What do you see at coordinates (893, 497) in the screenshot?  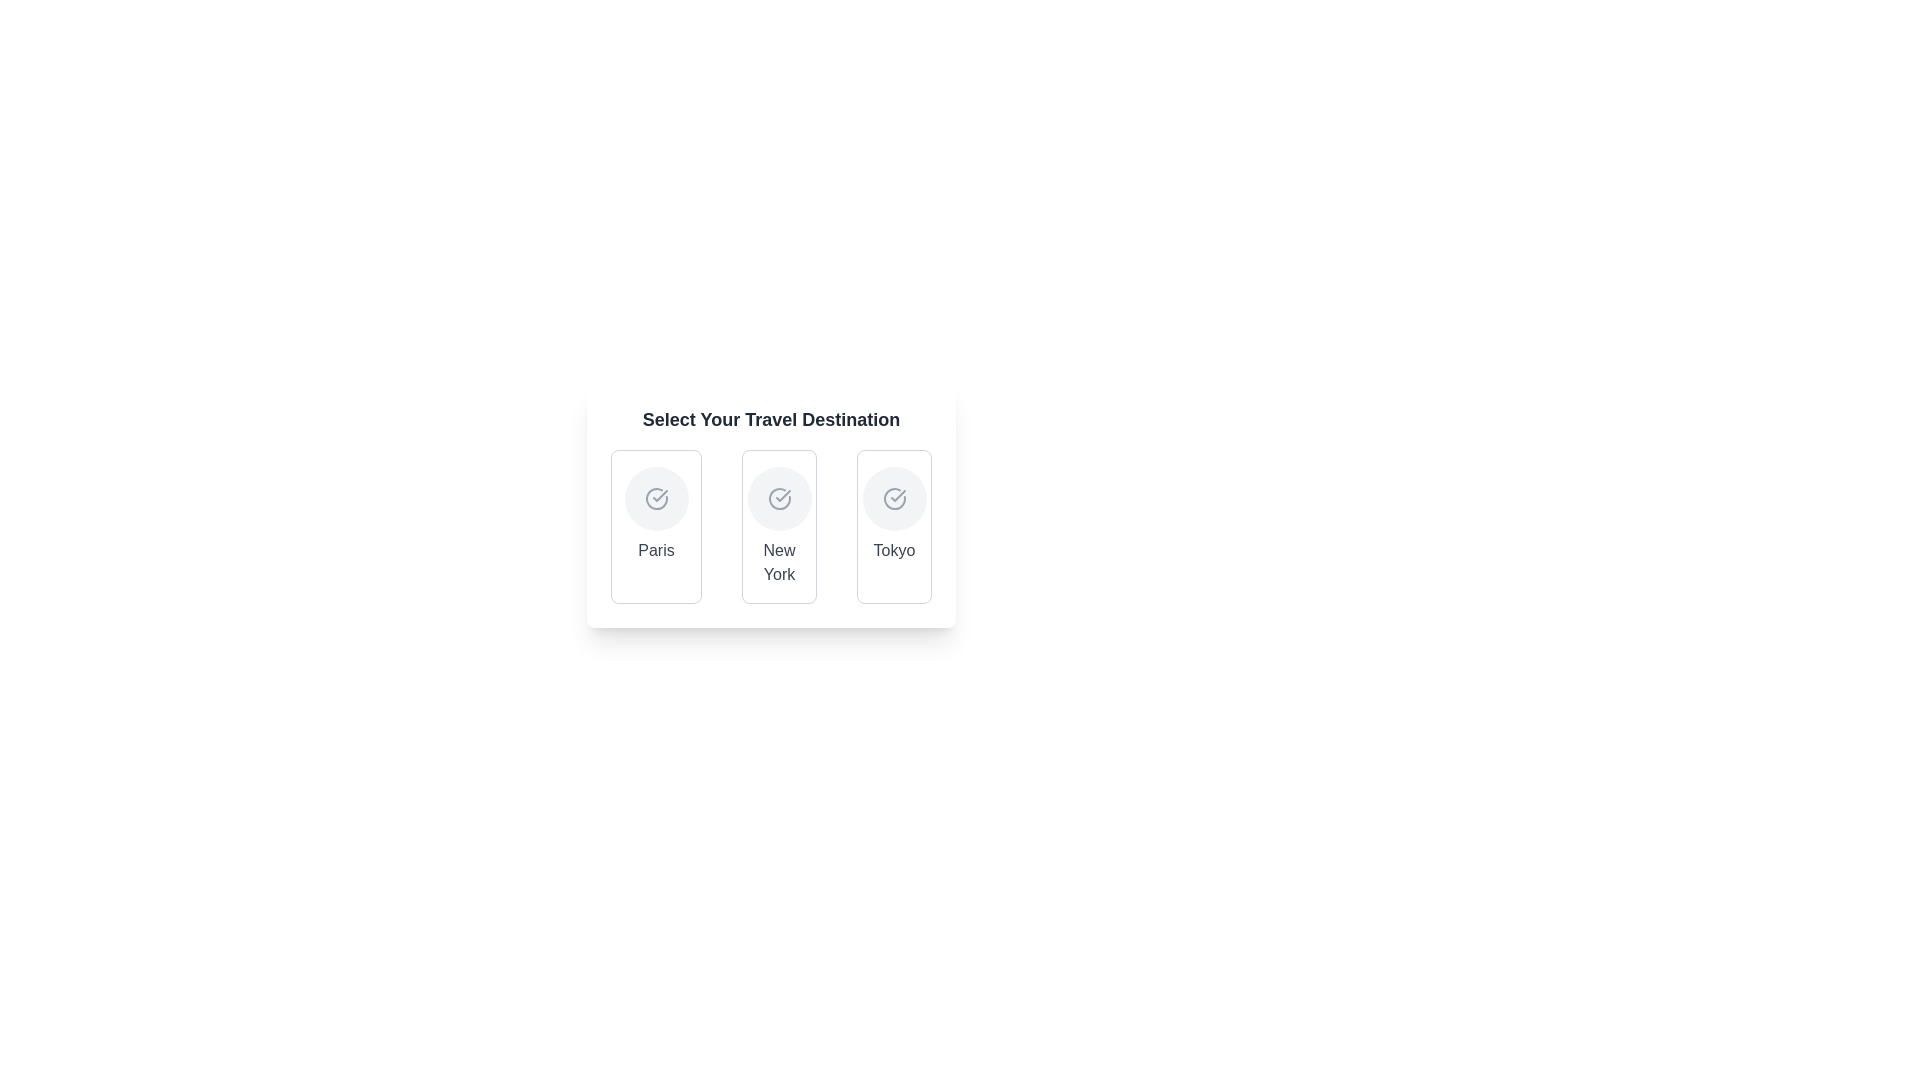 I see `the central checkmark icon indicating the selection of 'Tokyo' in the travel destination choice interface` at bounding box center [893, 497].